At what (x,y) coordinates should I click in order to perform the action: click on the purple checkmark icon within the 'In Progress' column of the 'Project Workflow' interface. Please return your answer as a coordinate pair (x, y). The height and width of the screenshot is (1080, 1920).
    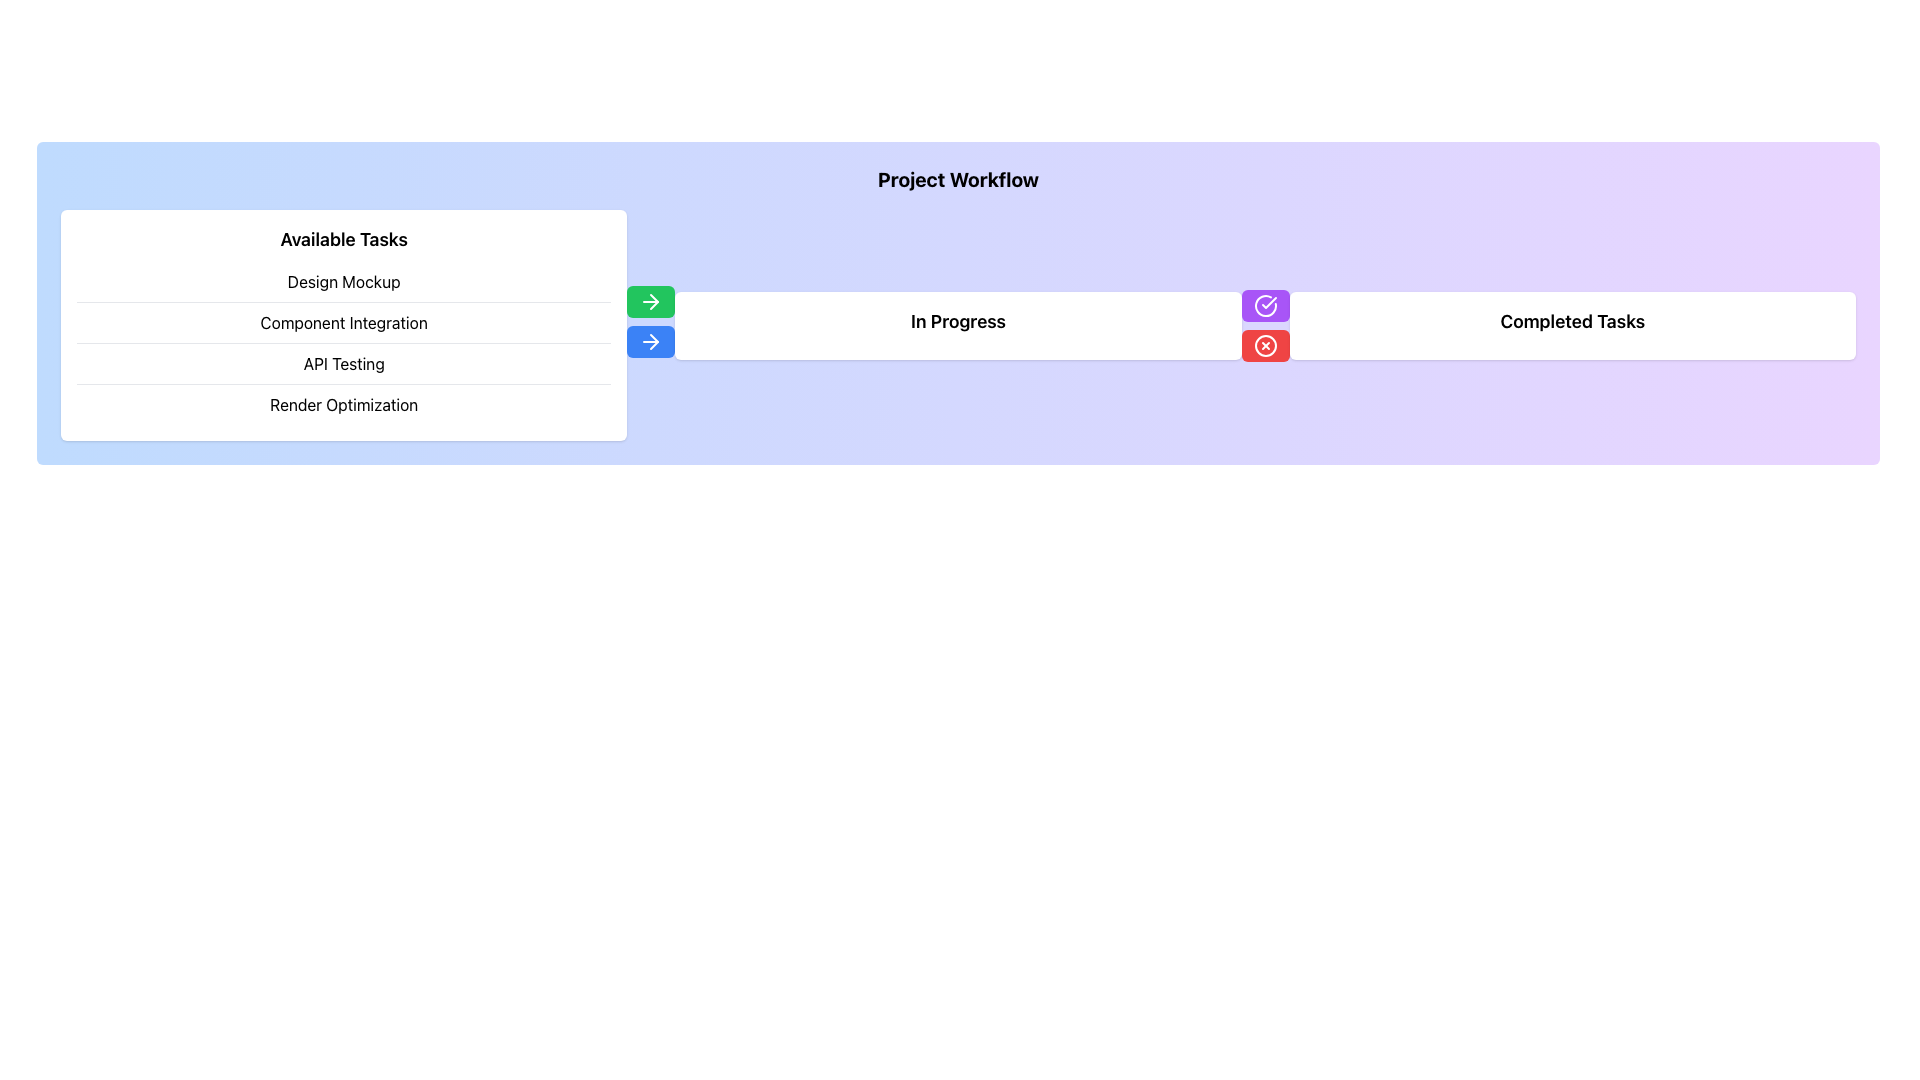
    Looking at the image, I should click on (1268, 302).